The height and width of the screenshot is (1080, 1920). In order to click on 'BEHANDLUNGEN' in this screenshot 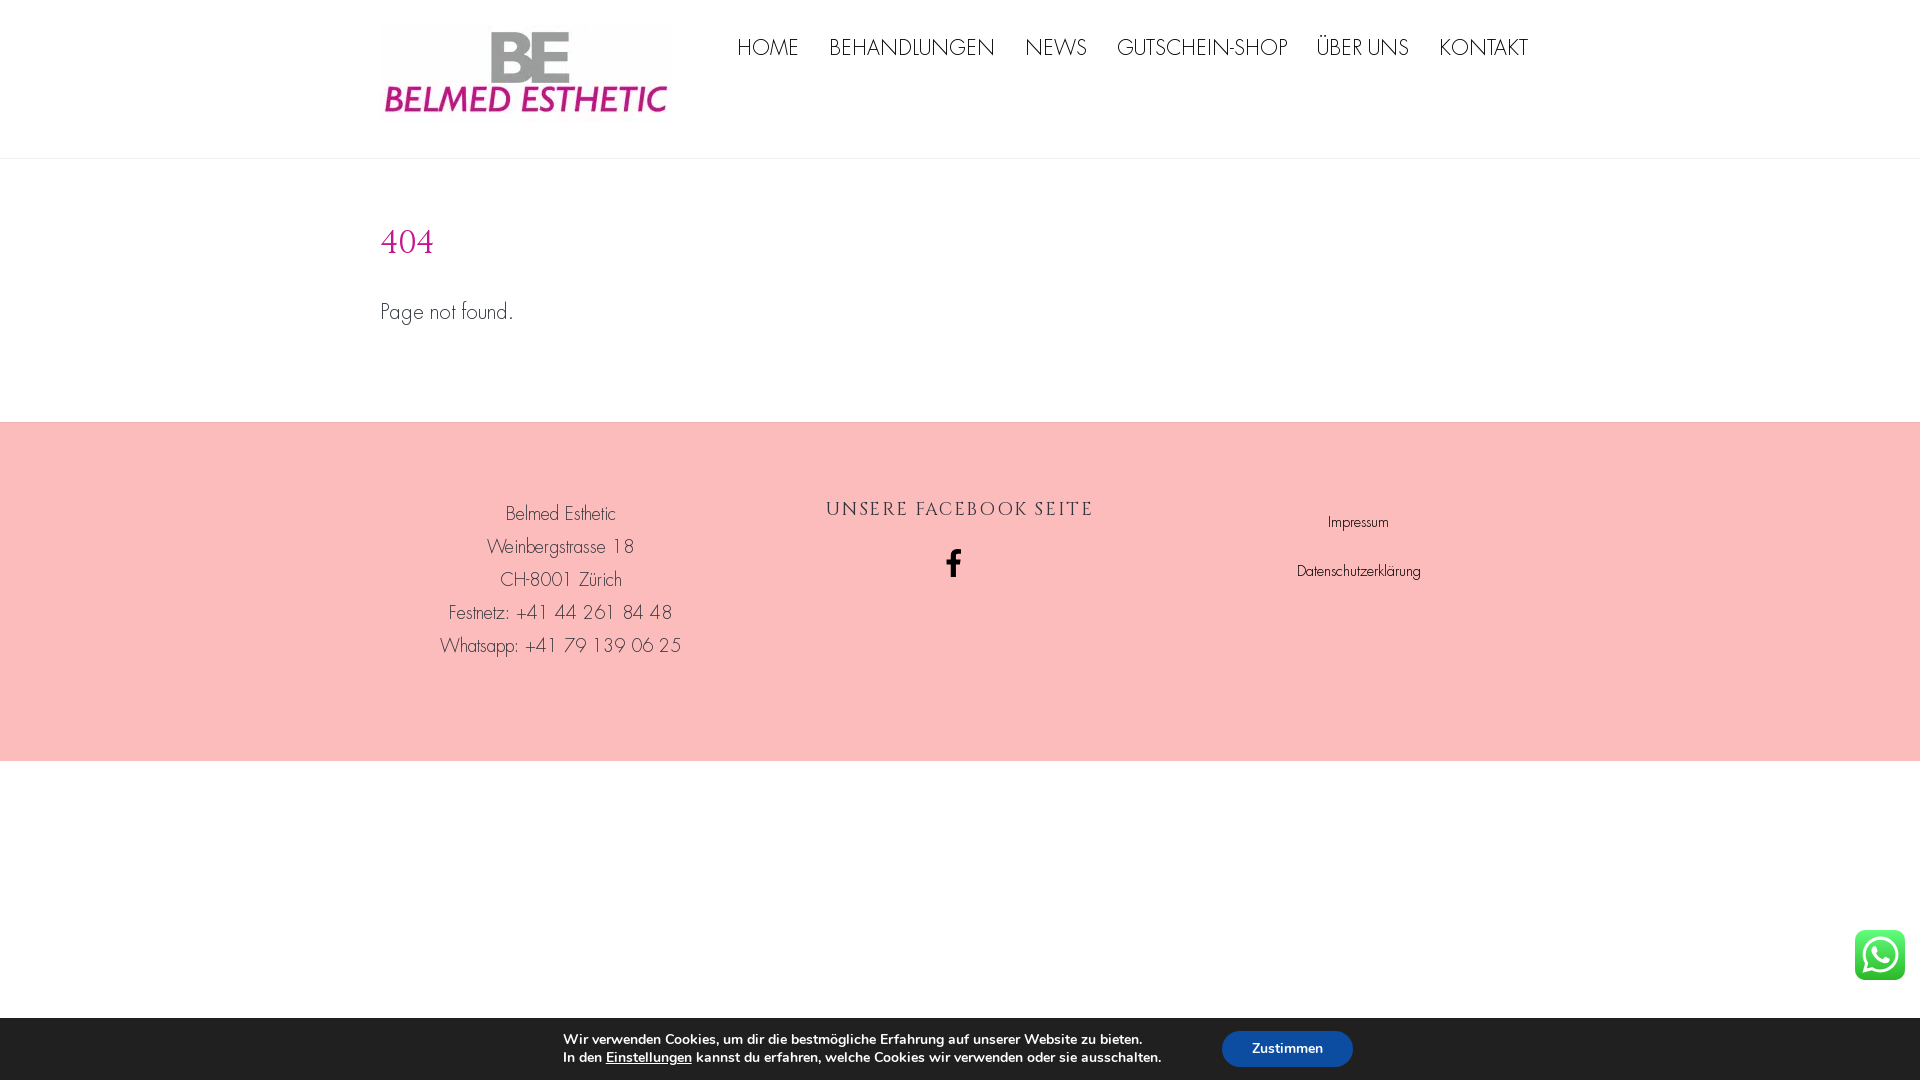, I will do `click(911, 47)`.